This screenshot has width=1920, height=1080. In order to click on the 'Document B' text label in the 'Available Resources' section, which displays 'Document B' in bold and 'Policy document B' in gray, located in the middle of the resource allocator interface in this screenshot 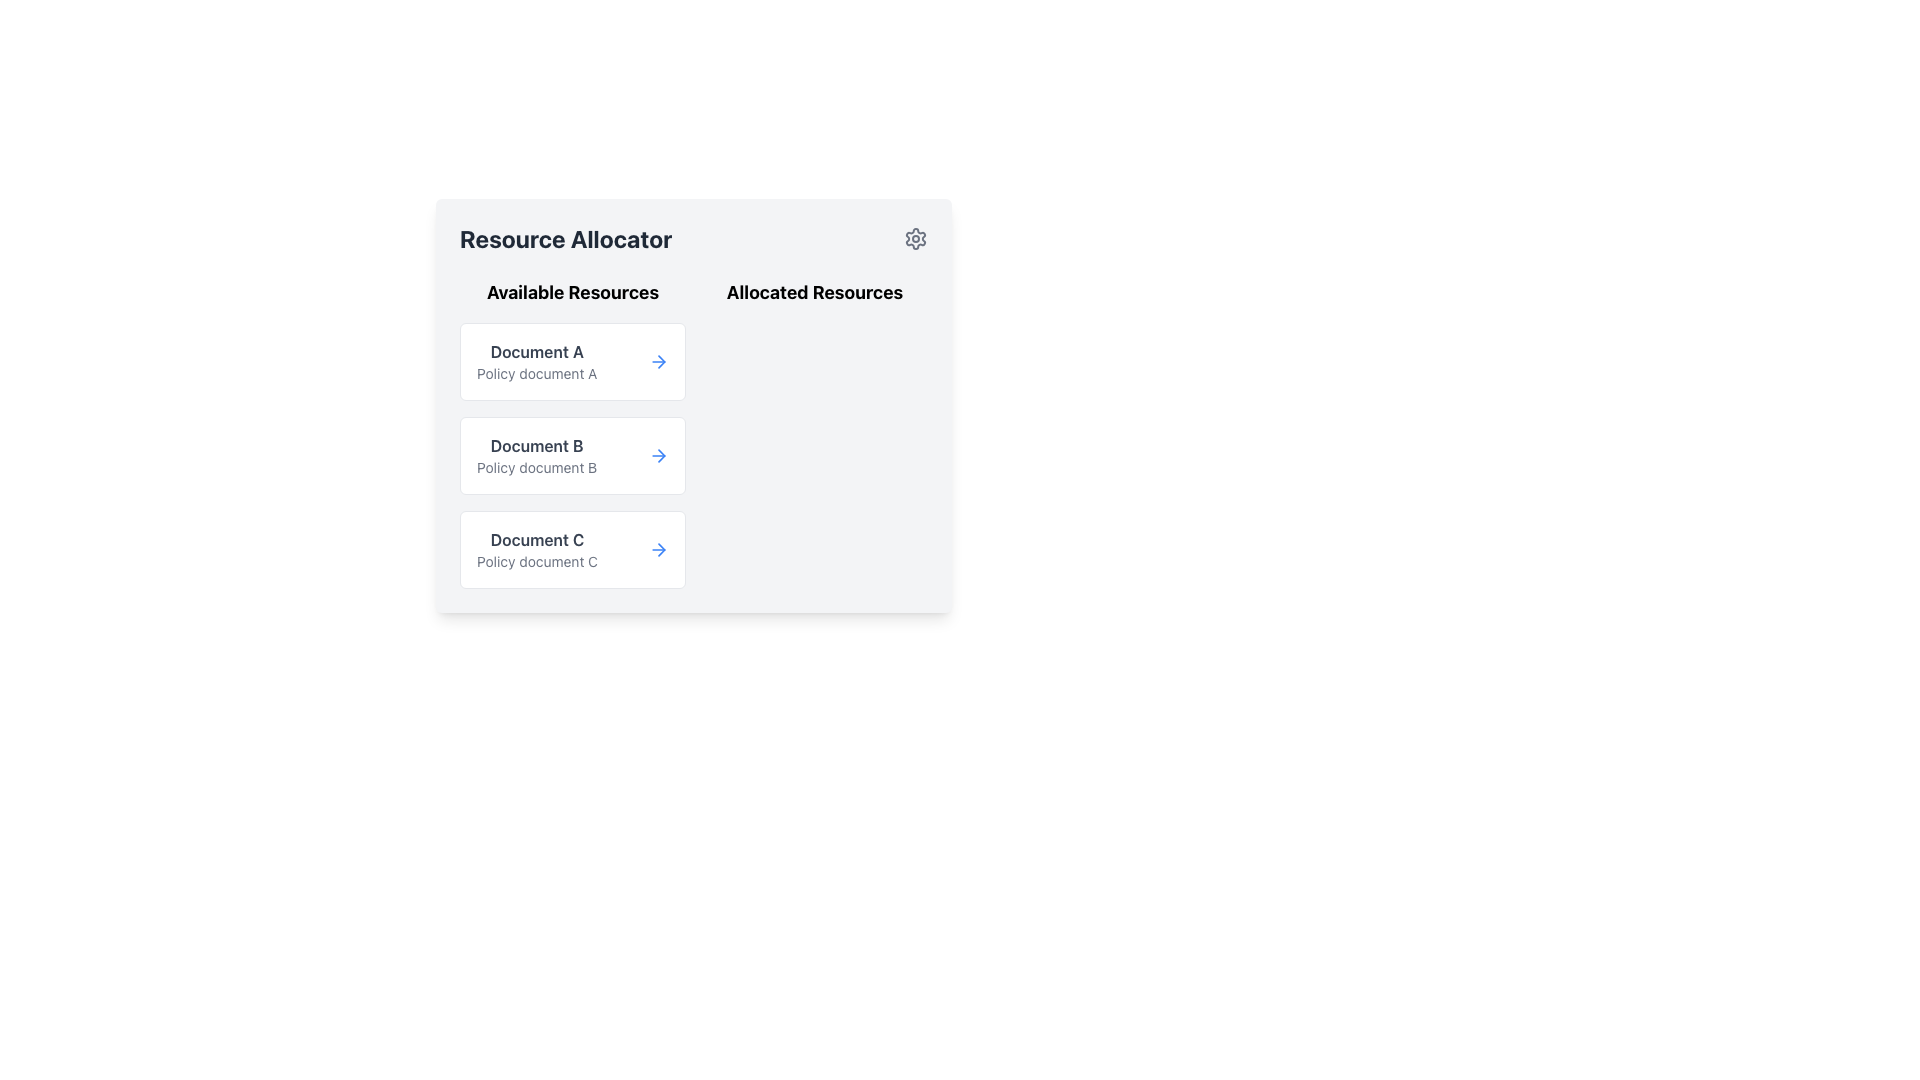, I will do `click(537, 455)`.